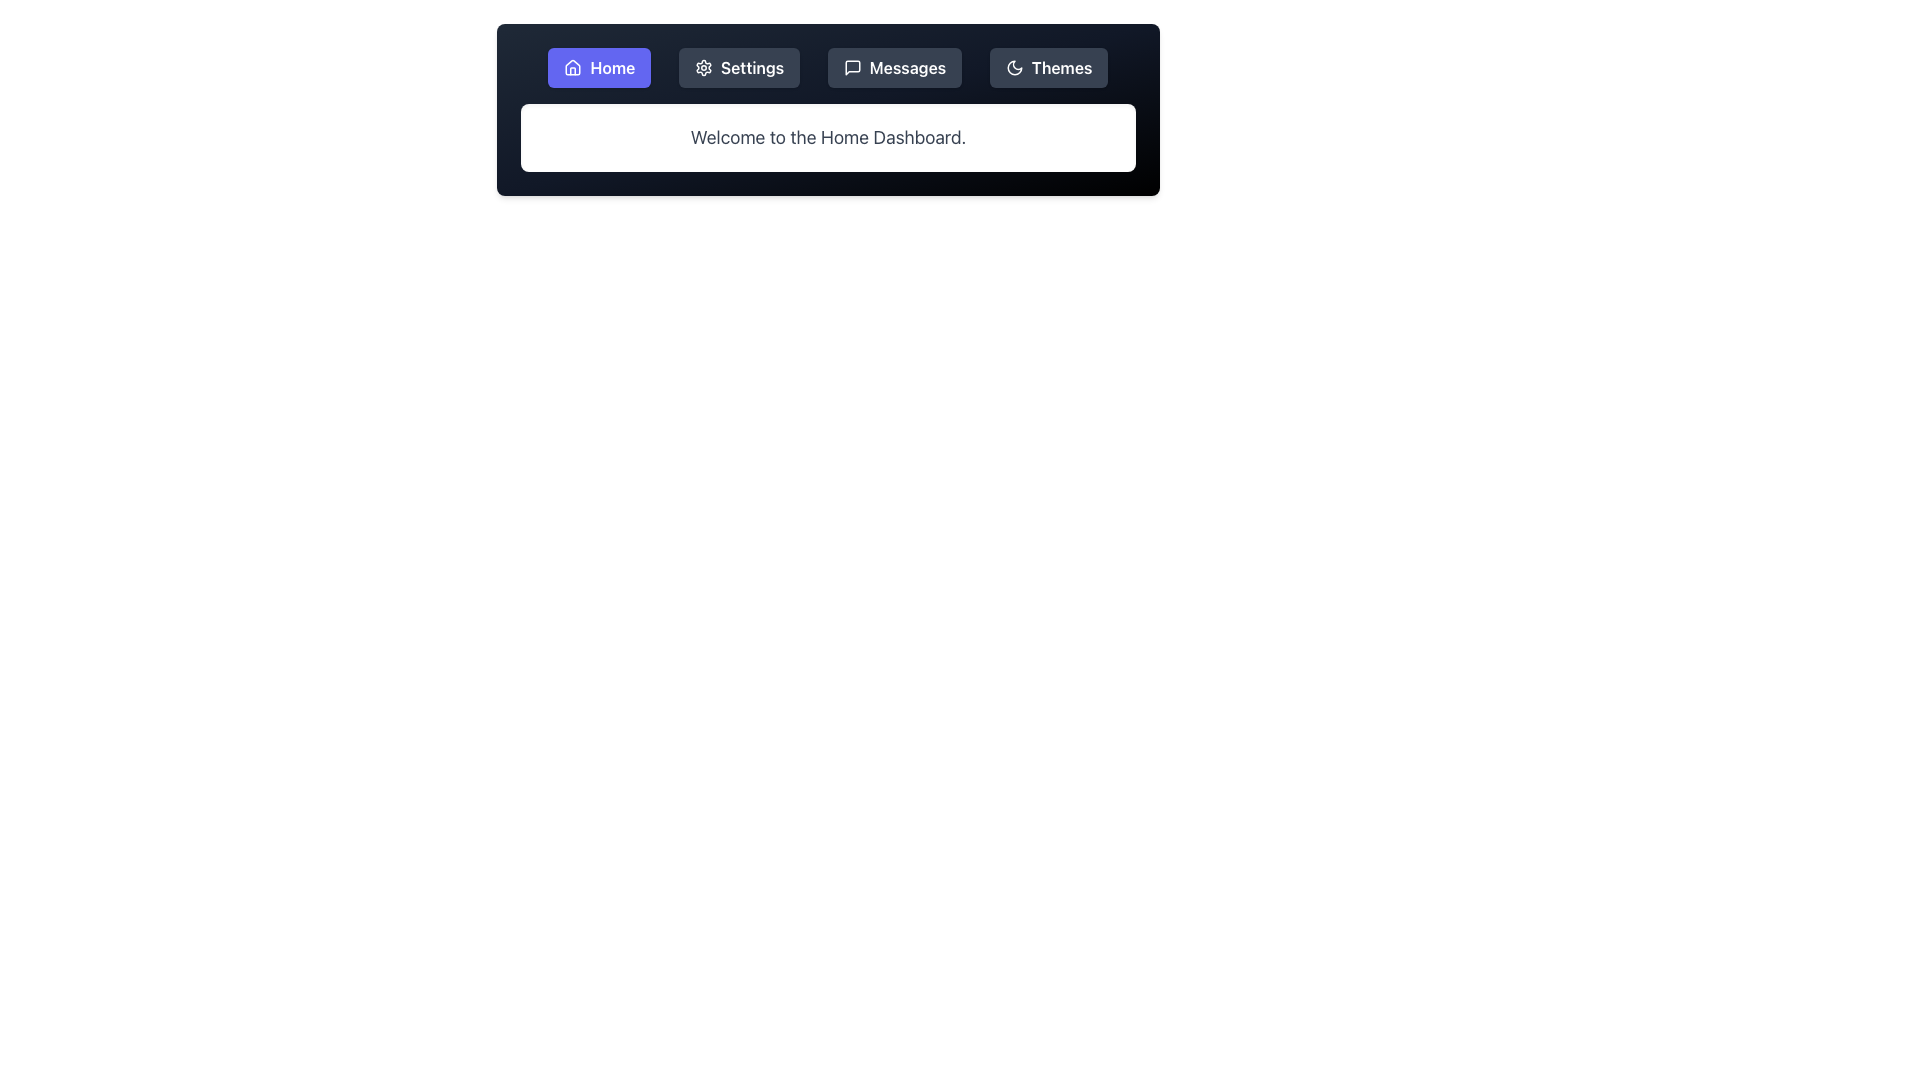 The height and width of the screenshot is (1080, 1920). I want to click on the purple 'Home' button with rounded corners and a house icon, so click(599, 67).